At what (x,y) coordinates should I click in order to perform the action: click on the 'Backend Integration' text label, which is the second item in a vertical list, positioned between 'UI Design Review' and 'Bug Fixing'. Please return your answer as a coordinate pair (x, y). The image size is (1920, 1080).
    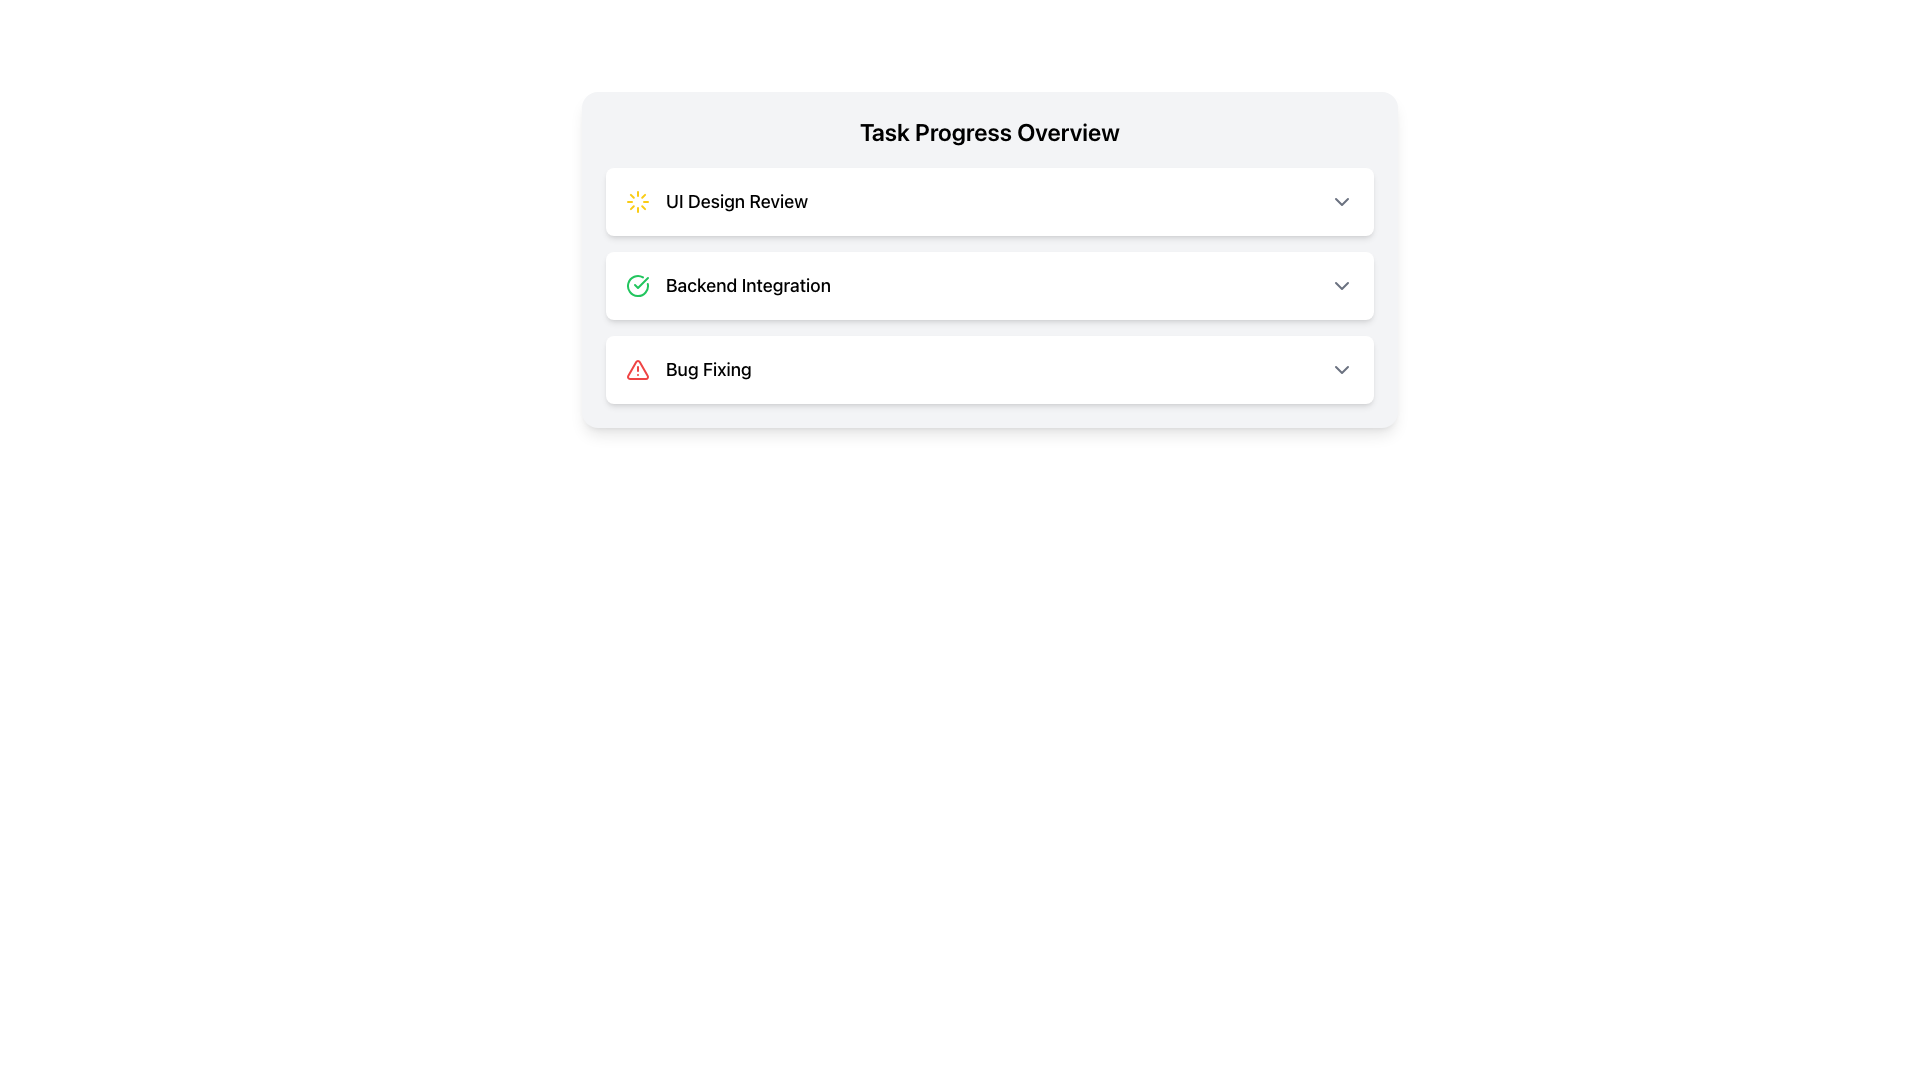
    Looking at the image, I should click on (747, 285).